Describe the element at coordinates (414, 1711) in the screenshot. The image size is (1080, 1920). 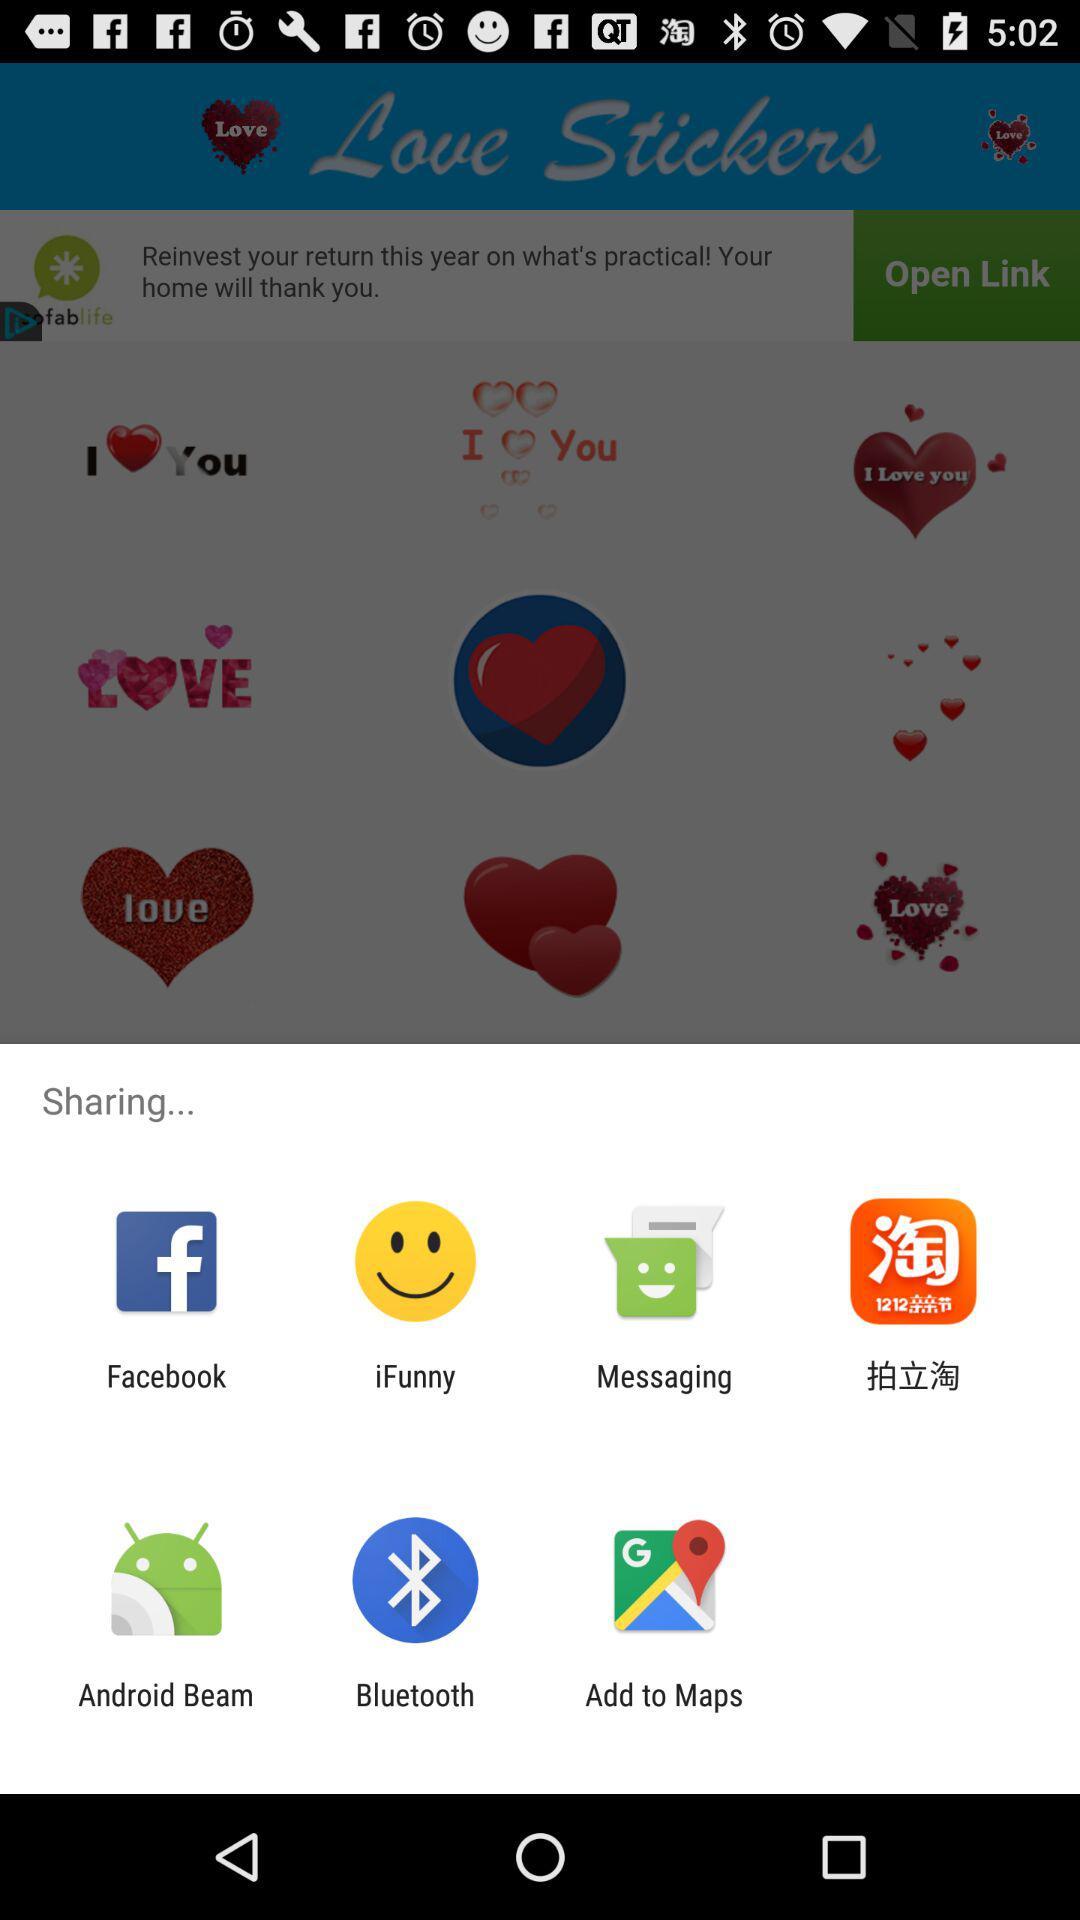
I see `the app next to the add to maps app` at that location.